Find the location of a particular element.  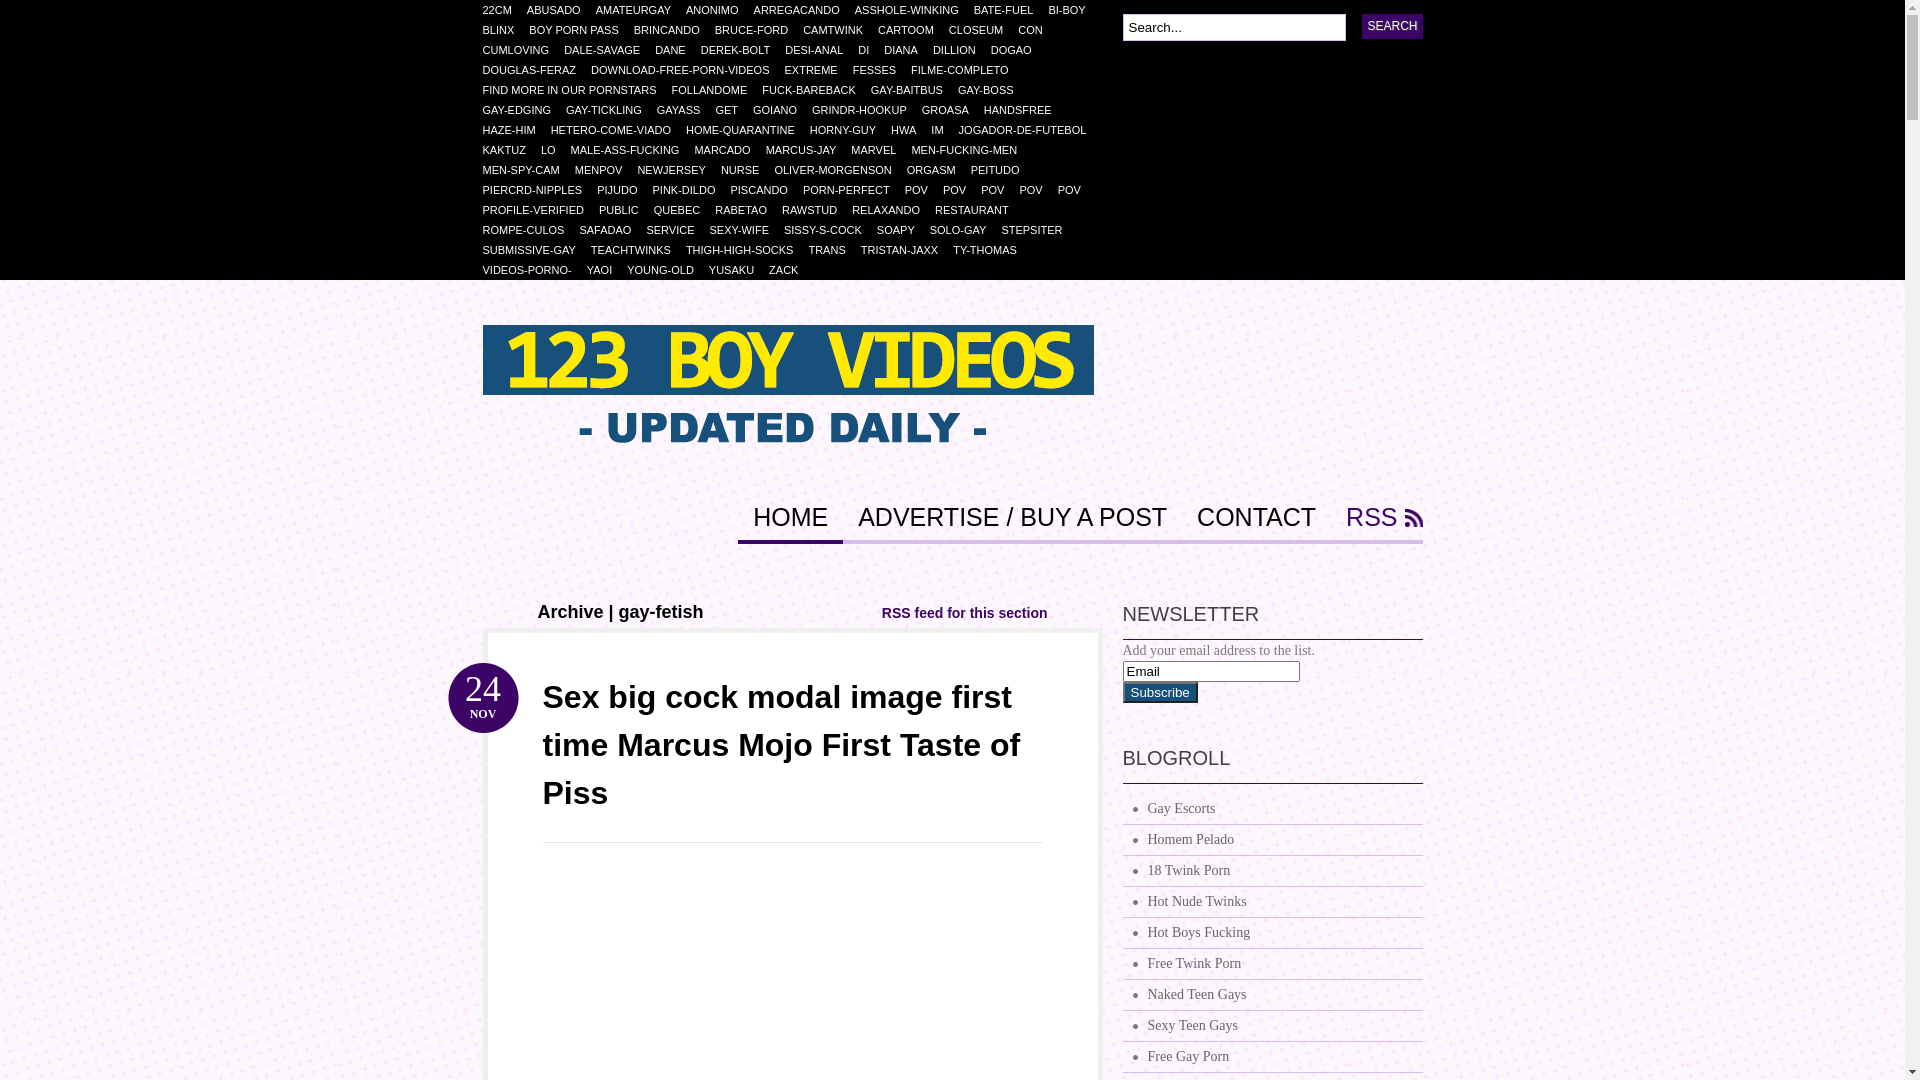

'TRANS' is located at coordinates (834, 249).